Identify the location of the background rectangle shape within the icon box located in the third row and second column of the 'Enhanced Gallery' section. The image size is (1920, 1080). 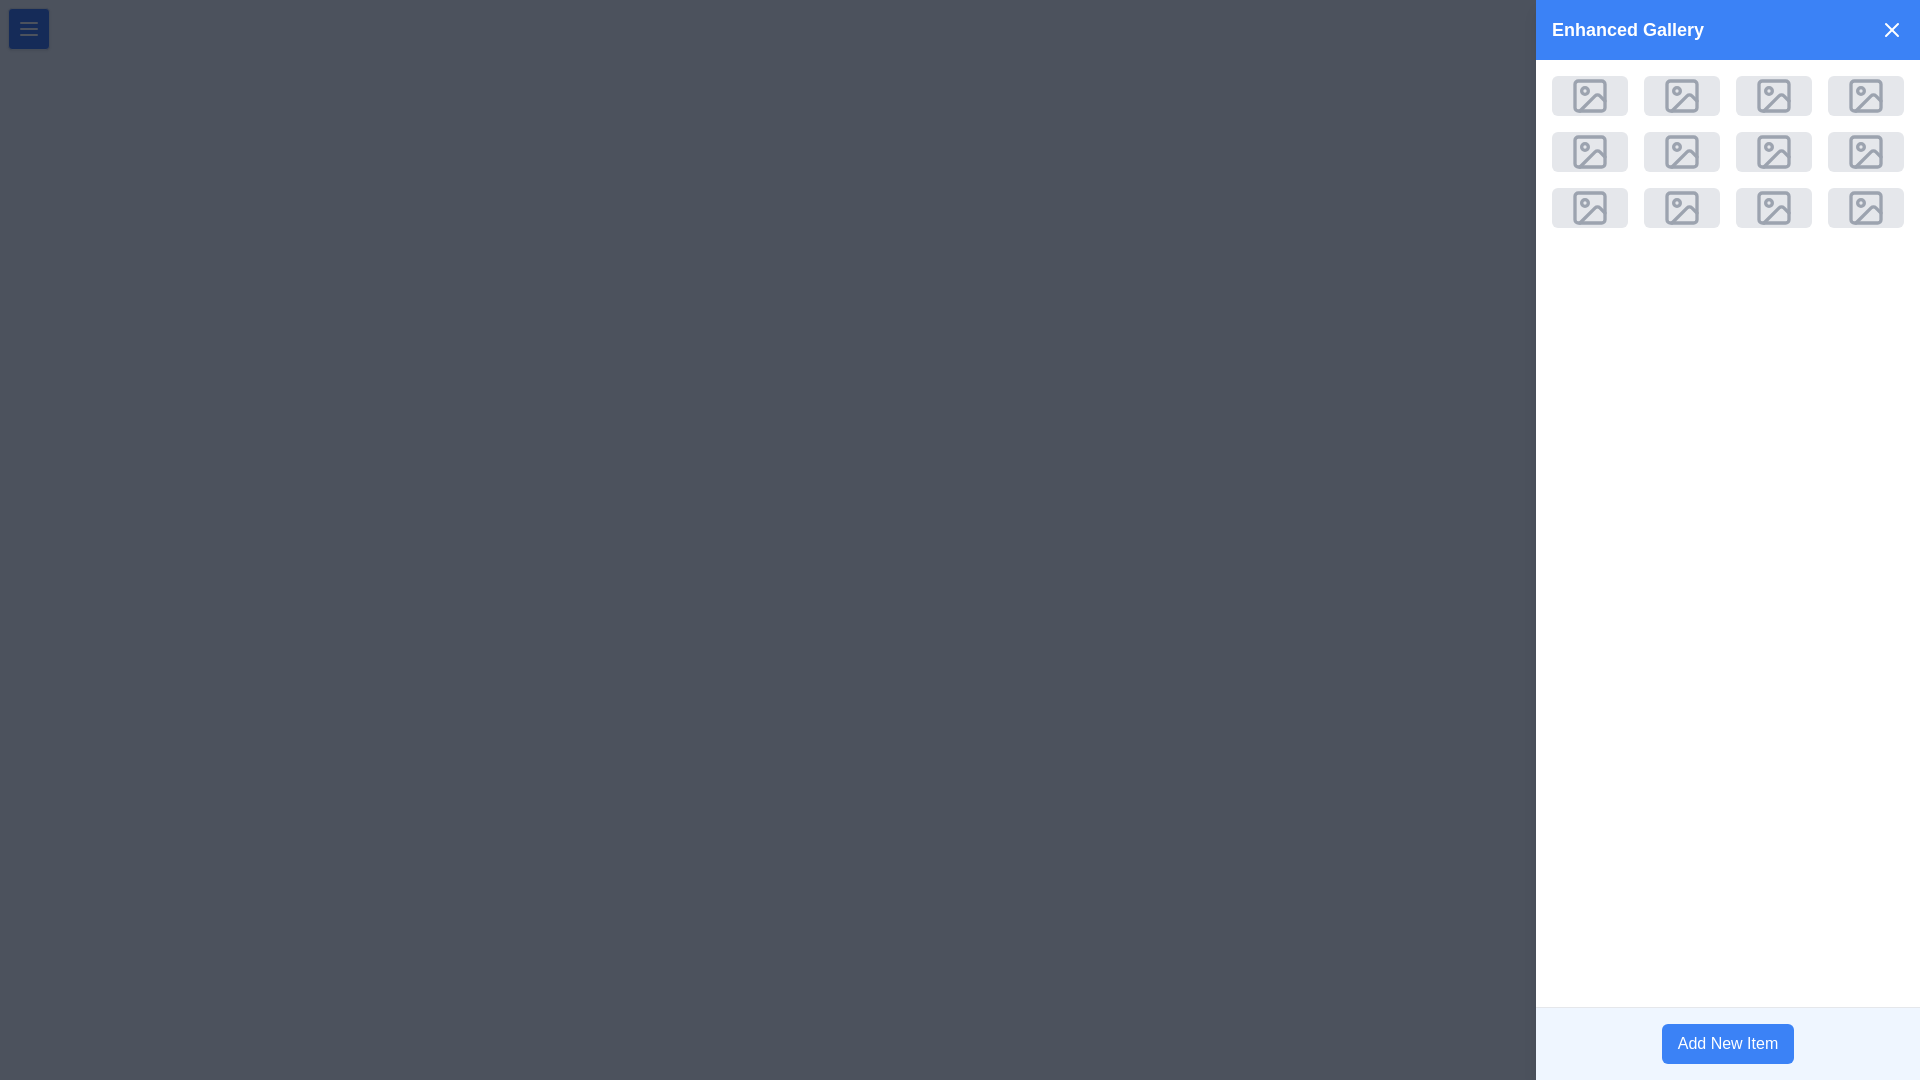
(1774, 96).